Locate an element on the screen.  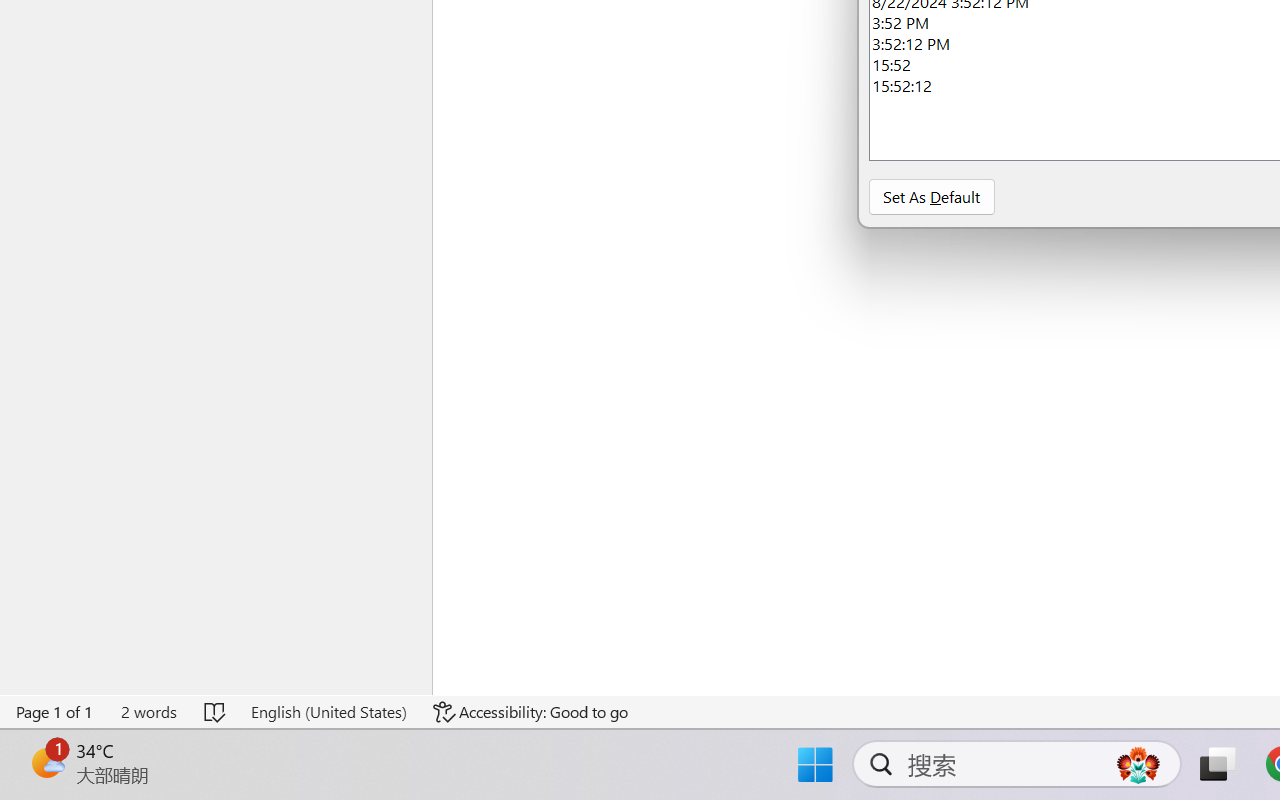
'Language English (United States)' is located at coordinates (328, 711).